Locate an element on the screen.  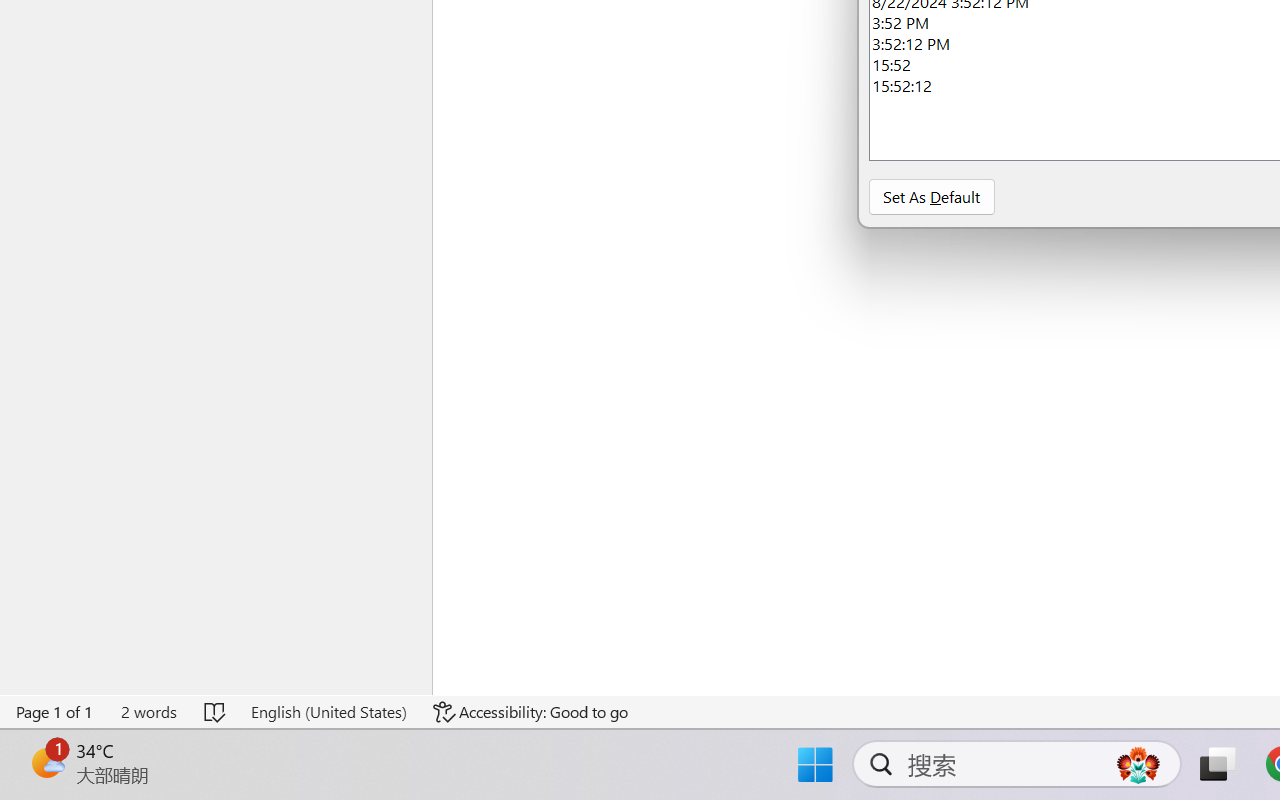
'Language English (United States)' is located at coordinates (328, 711).